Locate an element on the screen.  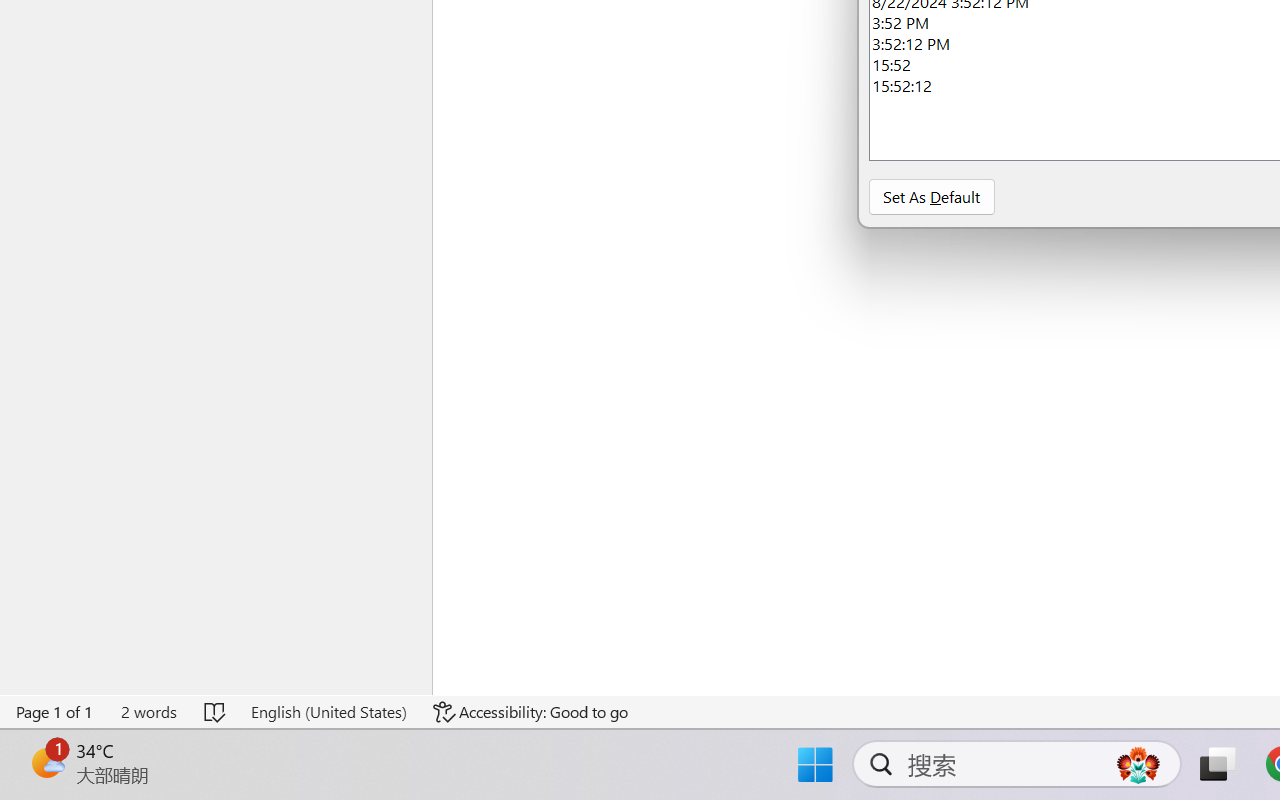
'Language English (United States)' is located at coordinates (328, 711).